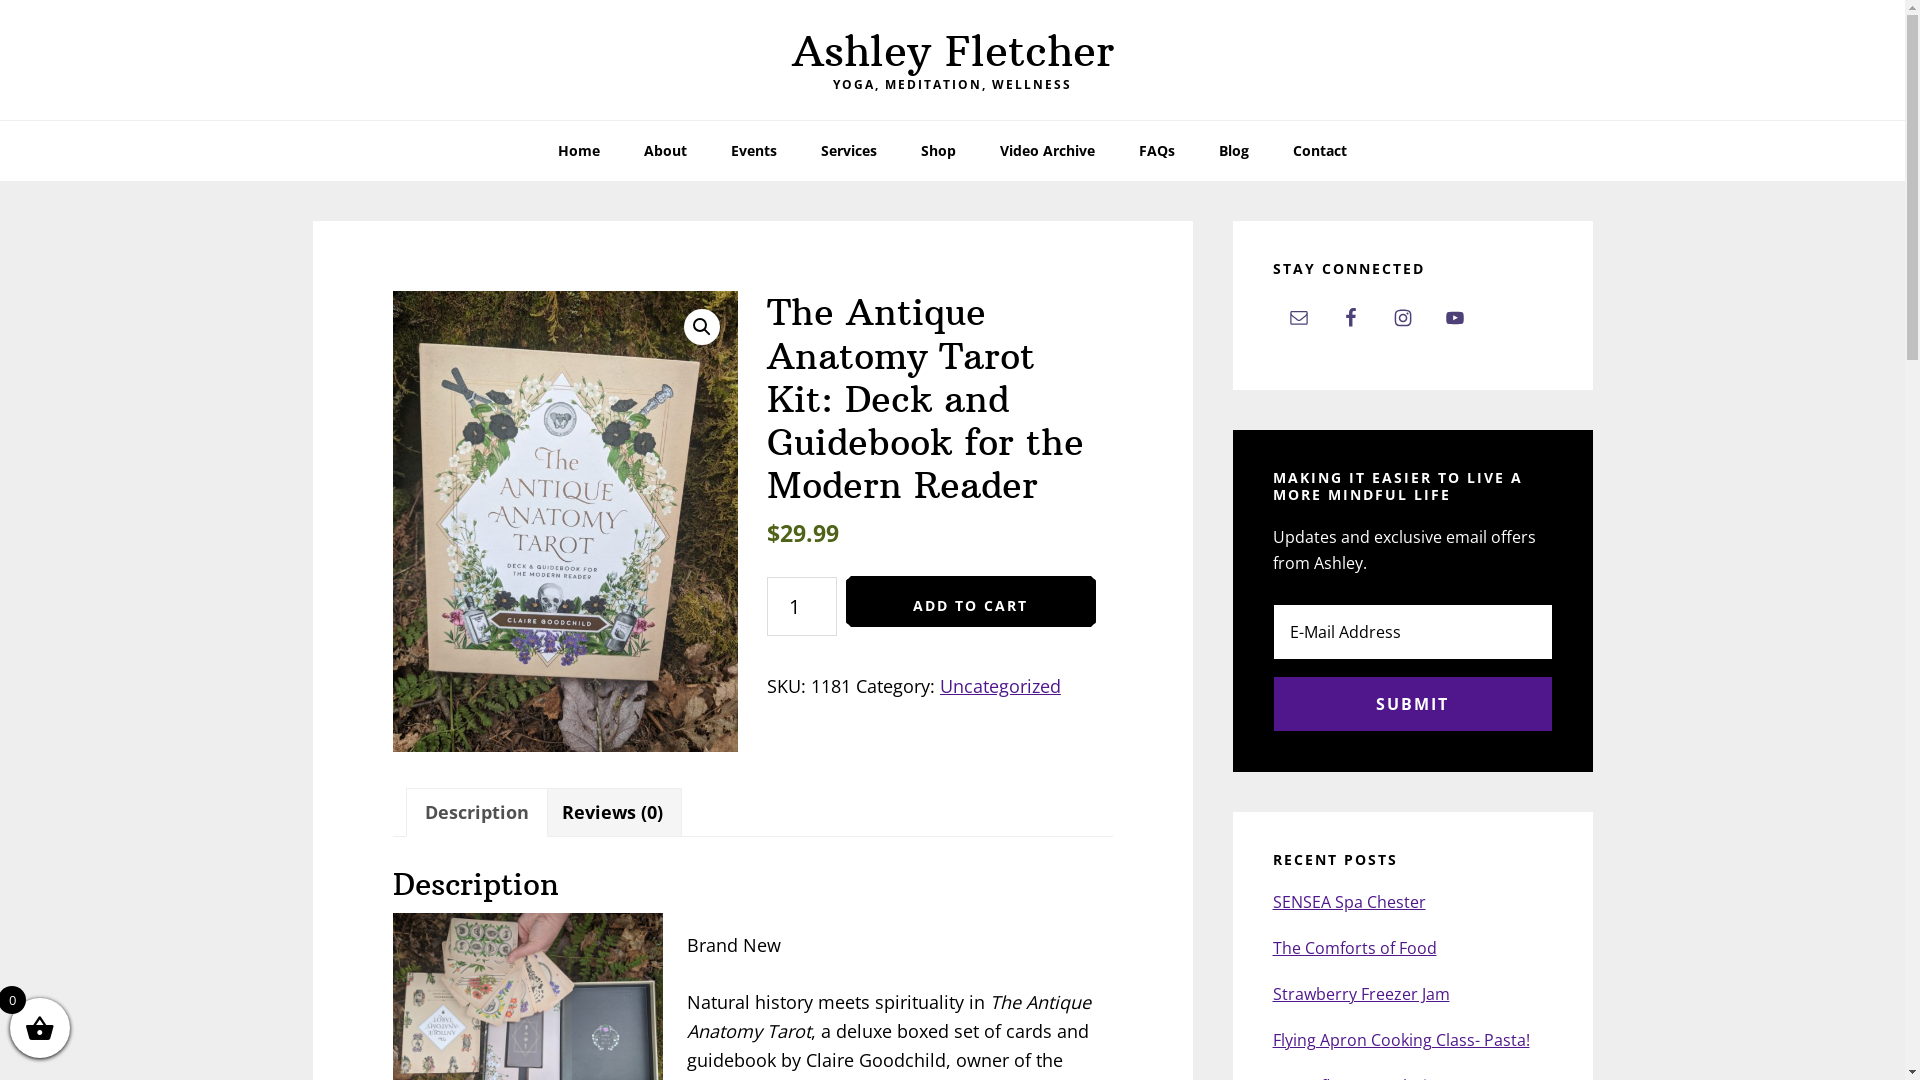 The height and width of the screenshot is (1080, 1920). I want to click on 'Uncategorized', so click(1000, 685).